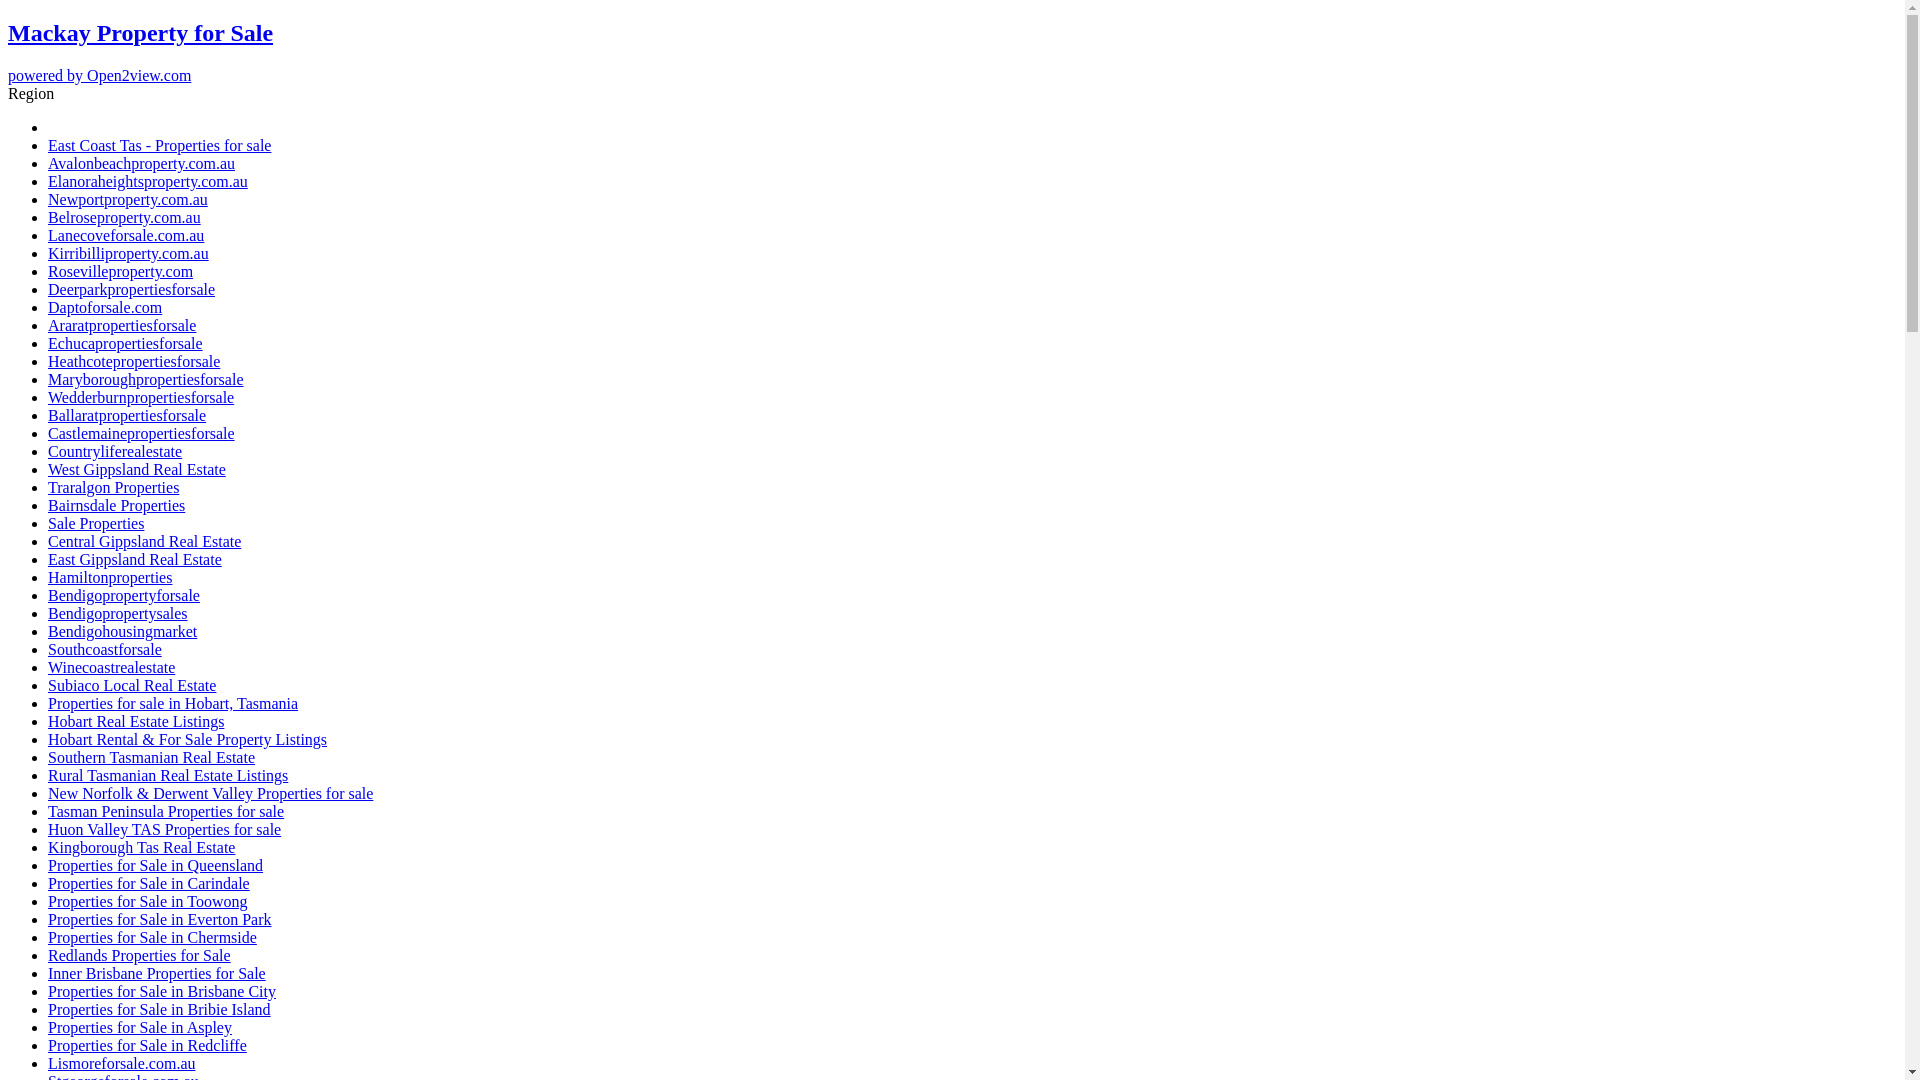 The image size is (1920, 1080). Describe the element at coordinates (120, 324) in the screenshot. I see `'Araratpropertiesforsale'` at that location.